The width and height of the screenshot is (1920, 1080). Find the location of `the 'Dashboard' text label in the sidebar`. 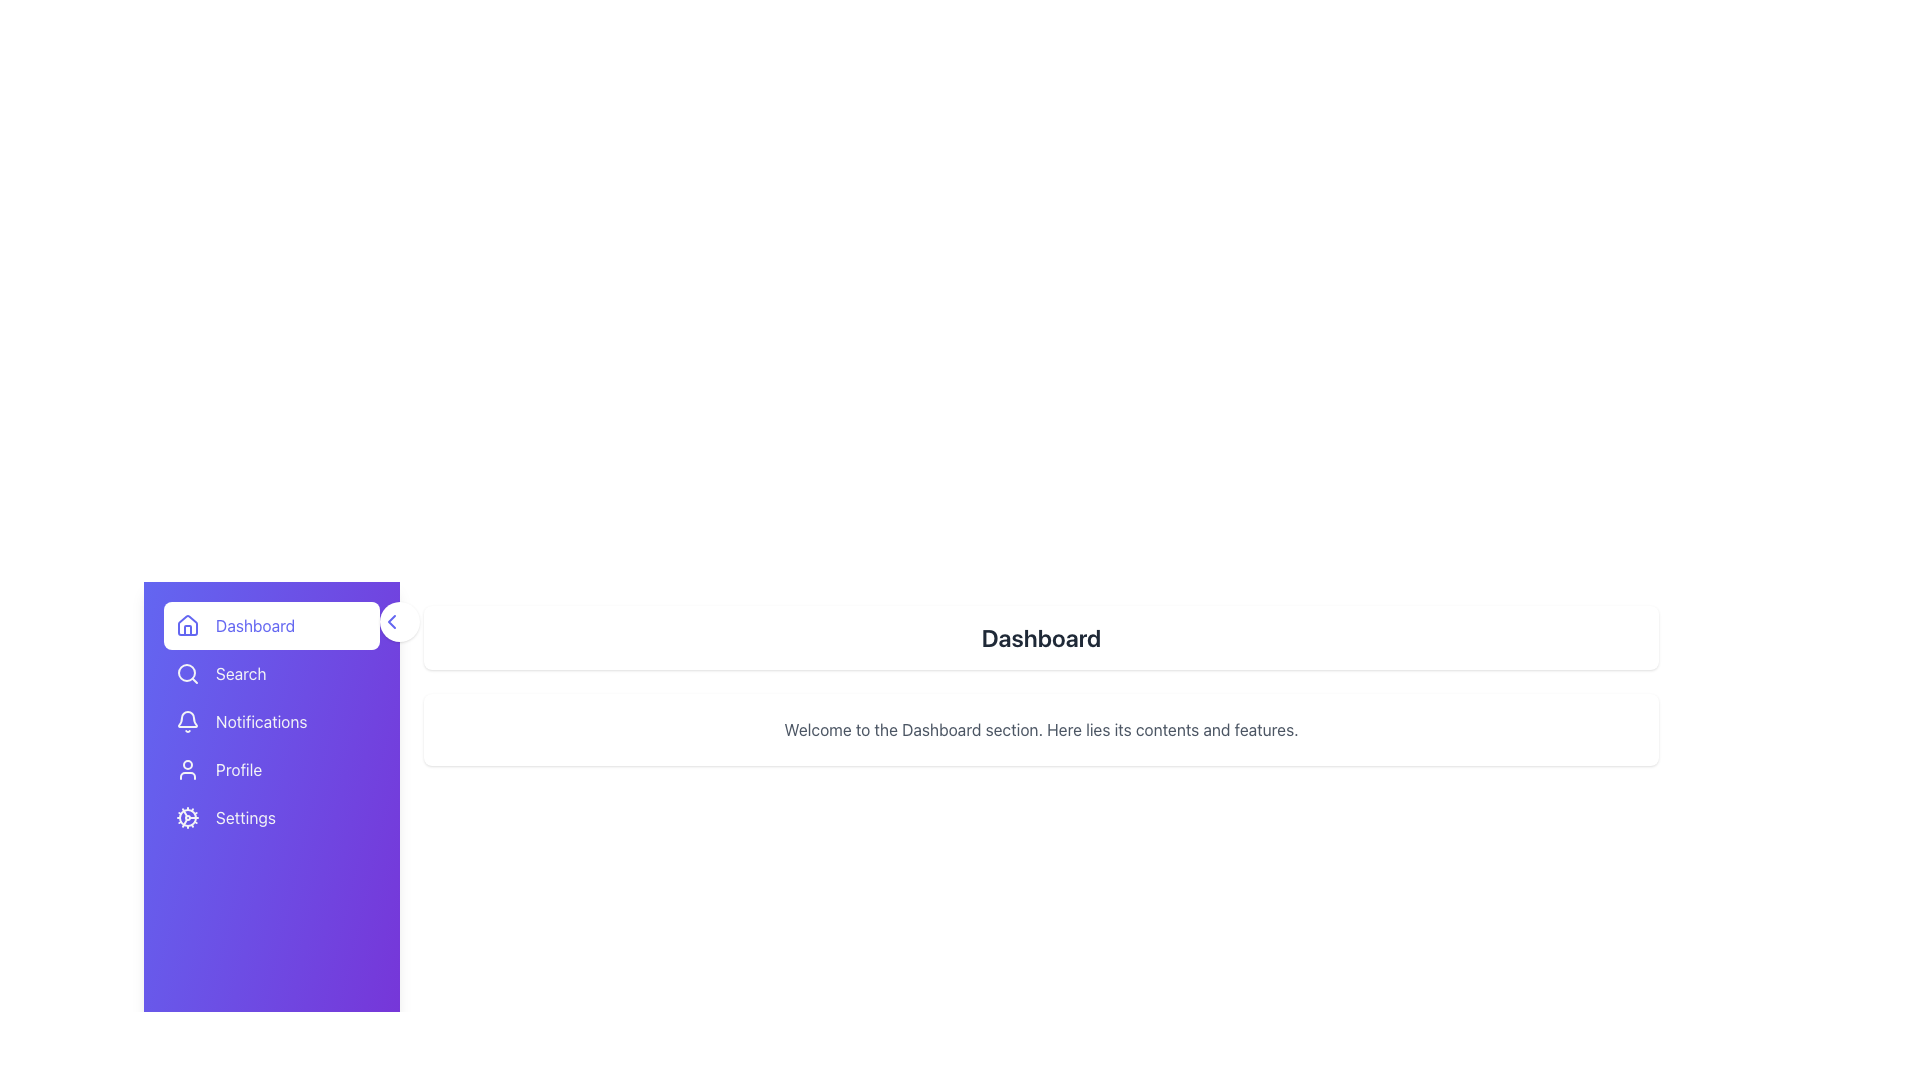

the 'Dashboard' text label in the sidebar is located at coordinates (254, 624).